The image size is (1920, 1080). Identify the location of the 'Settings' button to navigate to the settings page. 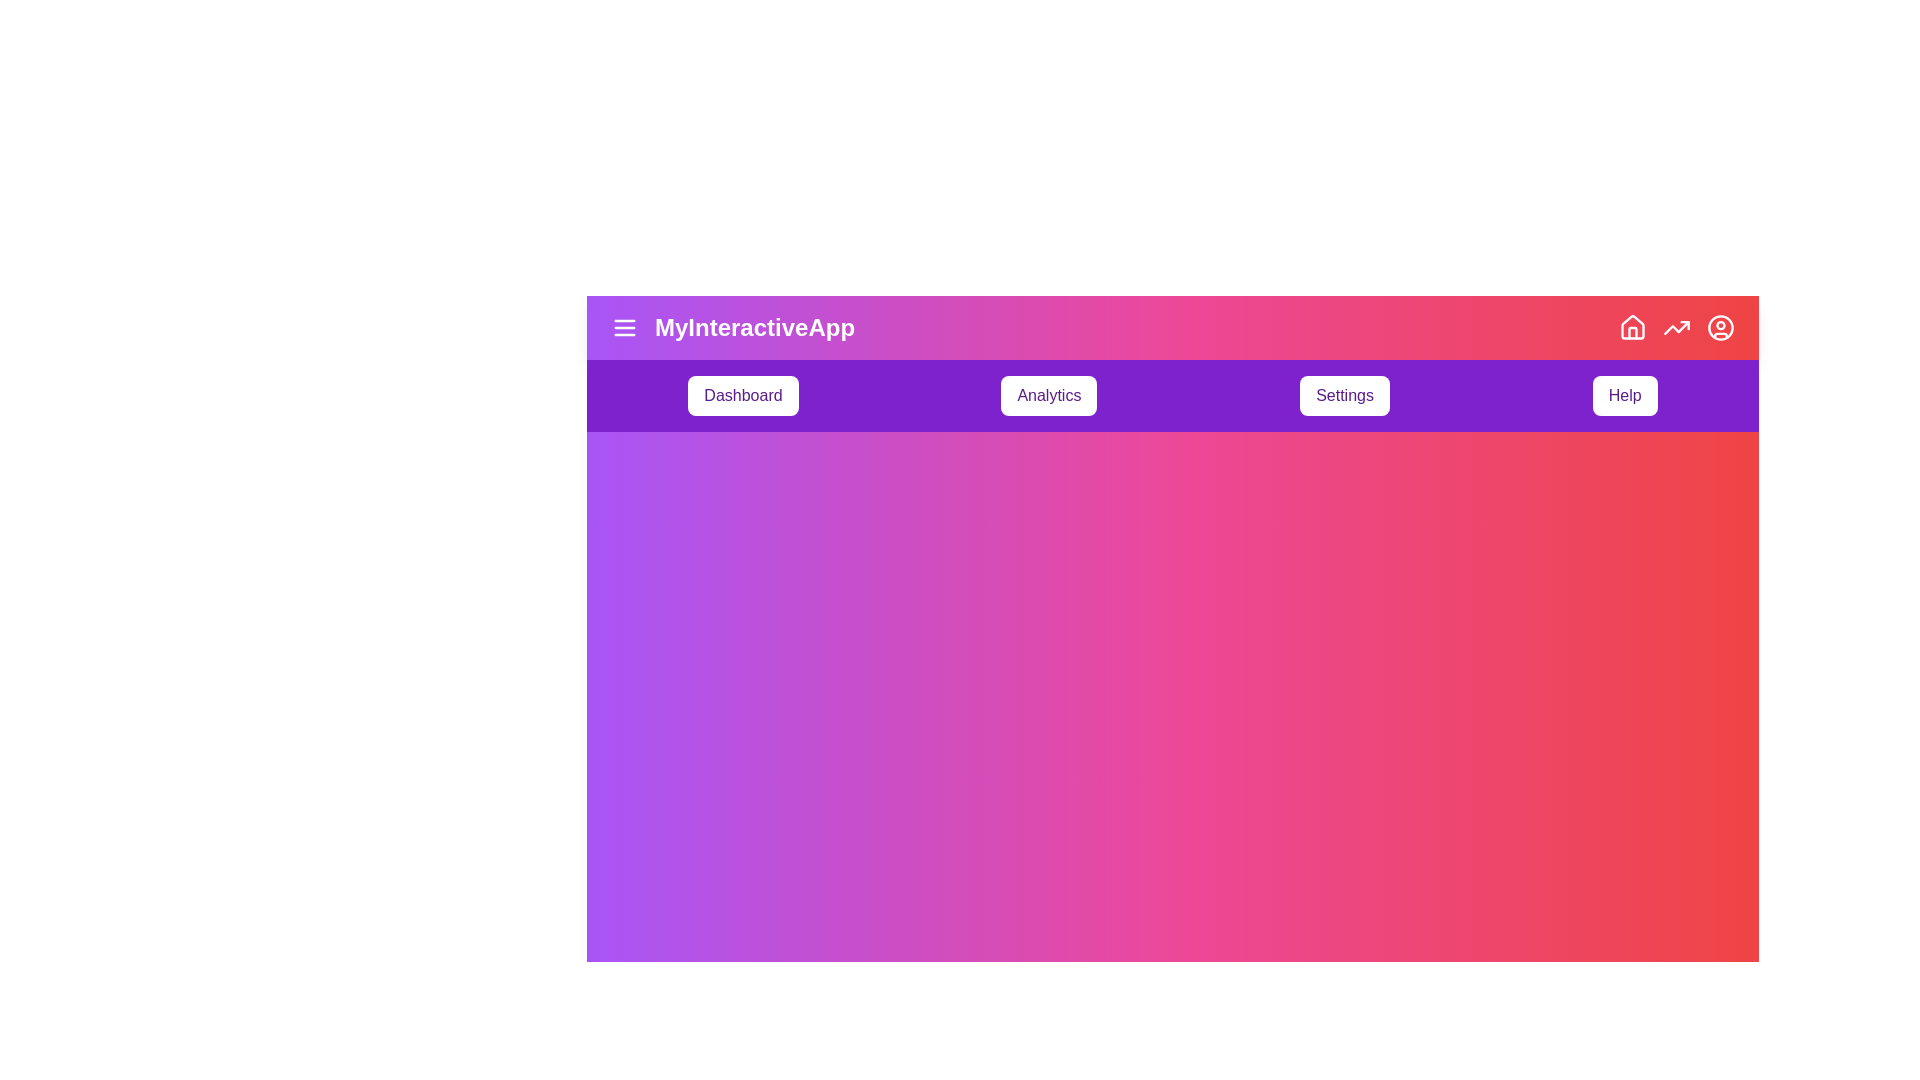
(1344, 396).